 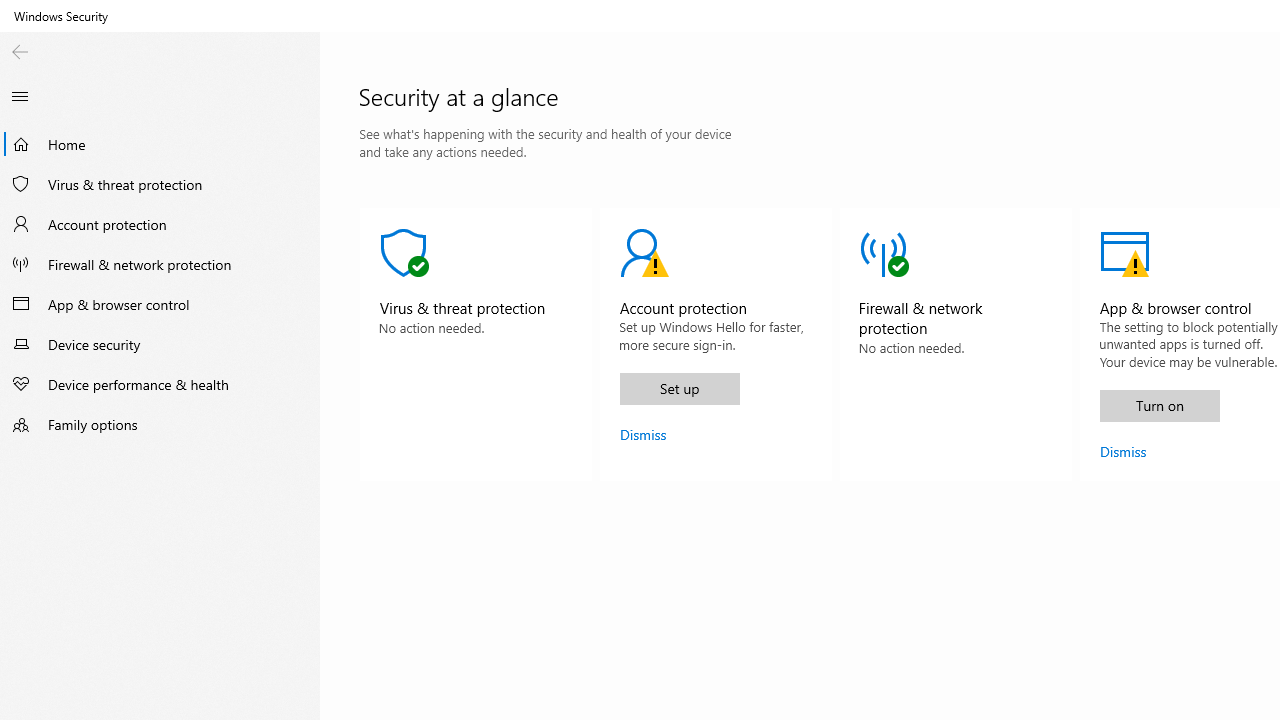 I want to click on 'Family options', so click(x=160, y=423).